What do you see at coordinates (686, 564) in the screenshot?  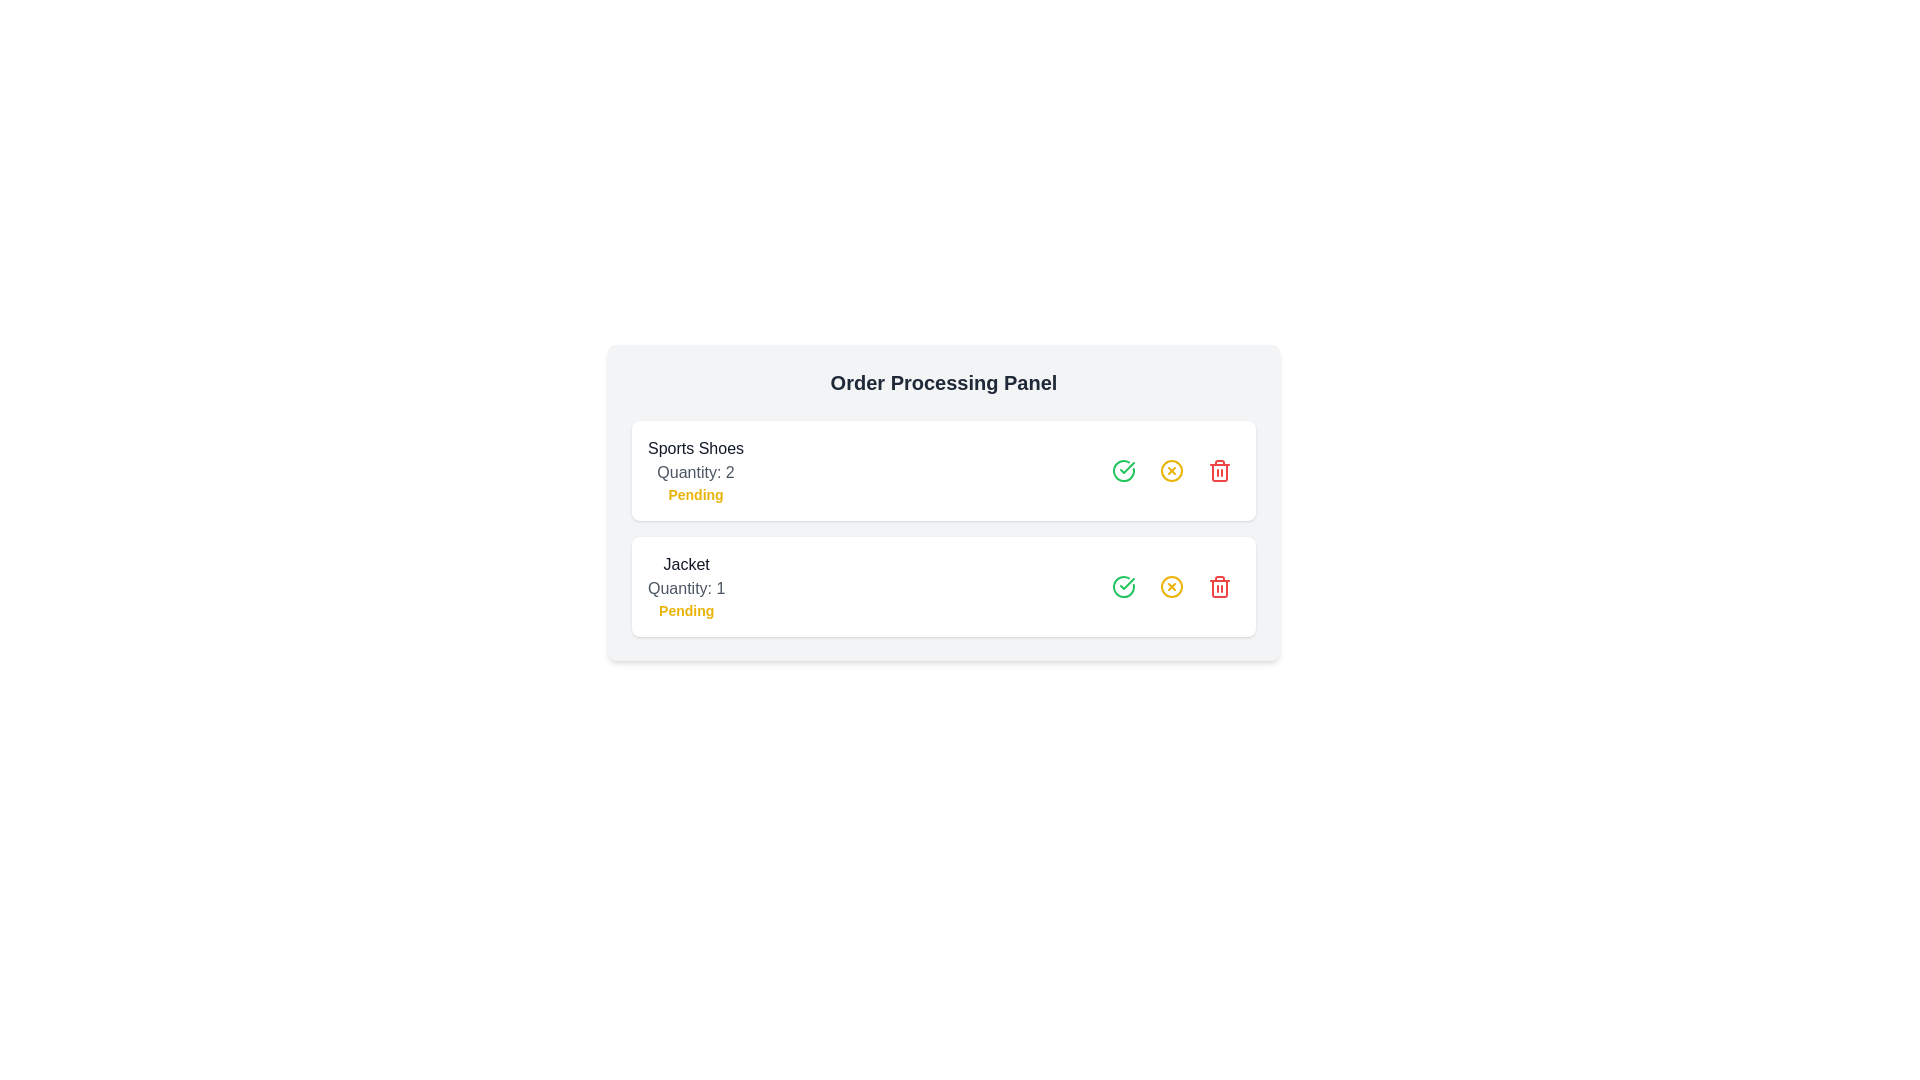 I see `text label 'Jacket' which is styled in bold dark gray, positioned at the top of the item list entry in the Order Processing Panel` at bounding box center [686, 564].